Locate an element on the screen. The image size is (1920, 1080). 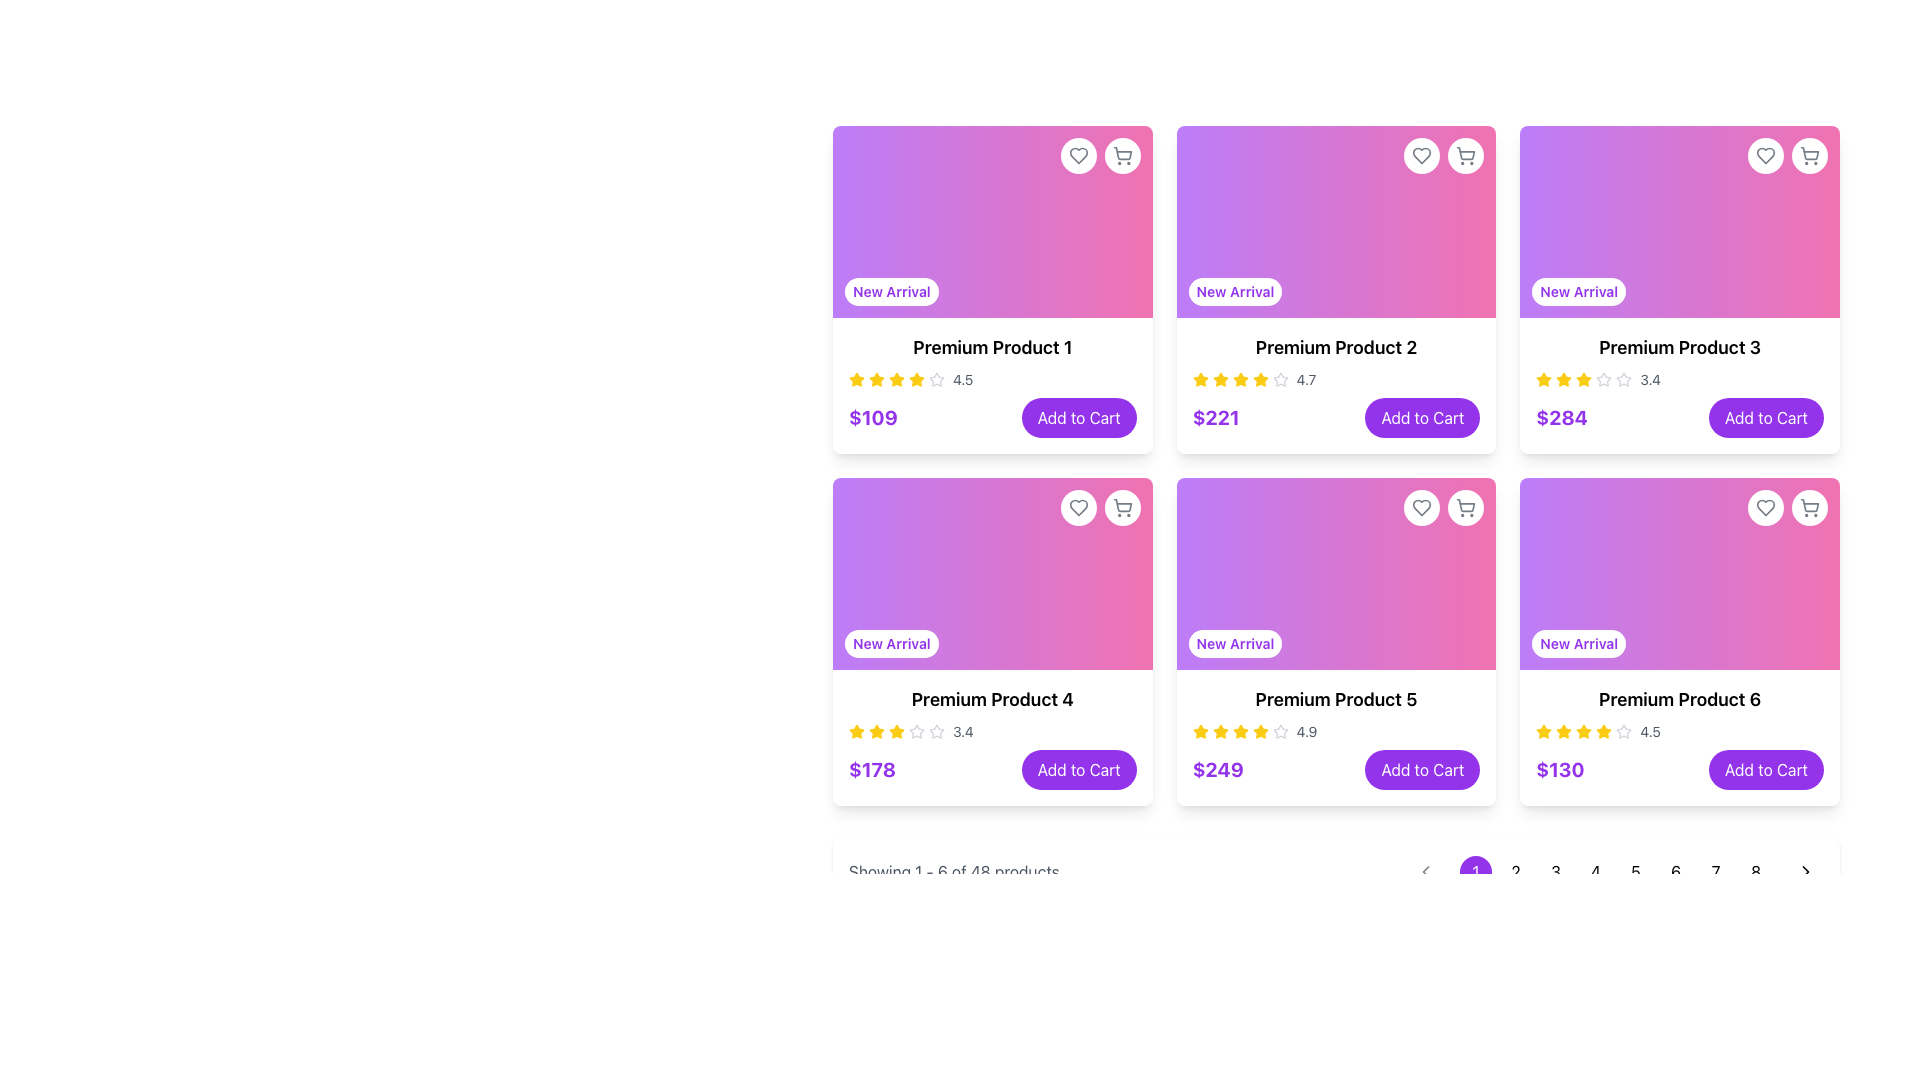
the product card located at the top-left corner of the grid is located at coordinates (992, 289).